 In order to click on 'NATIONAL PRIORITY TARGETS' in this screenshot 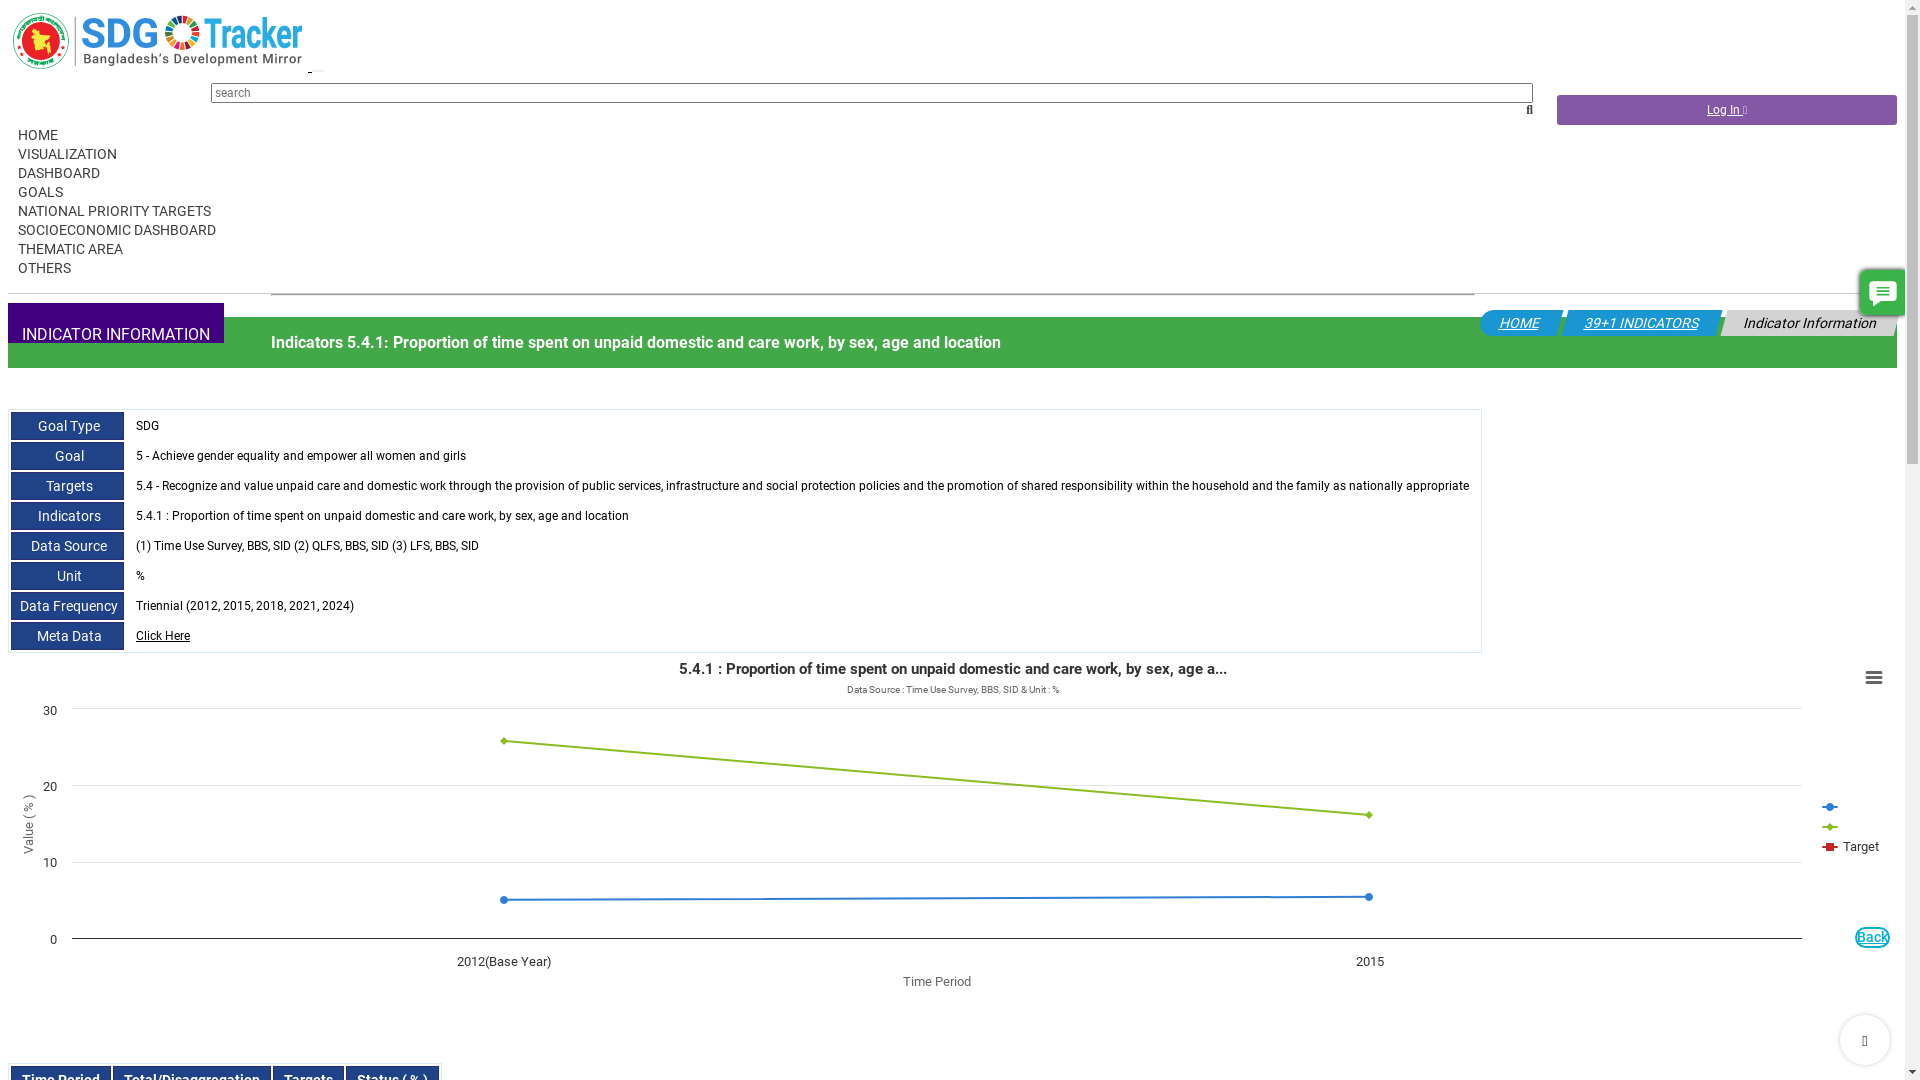, I will do `click(8, 211)`.